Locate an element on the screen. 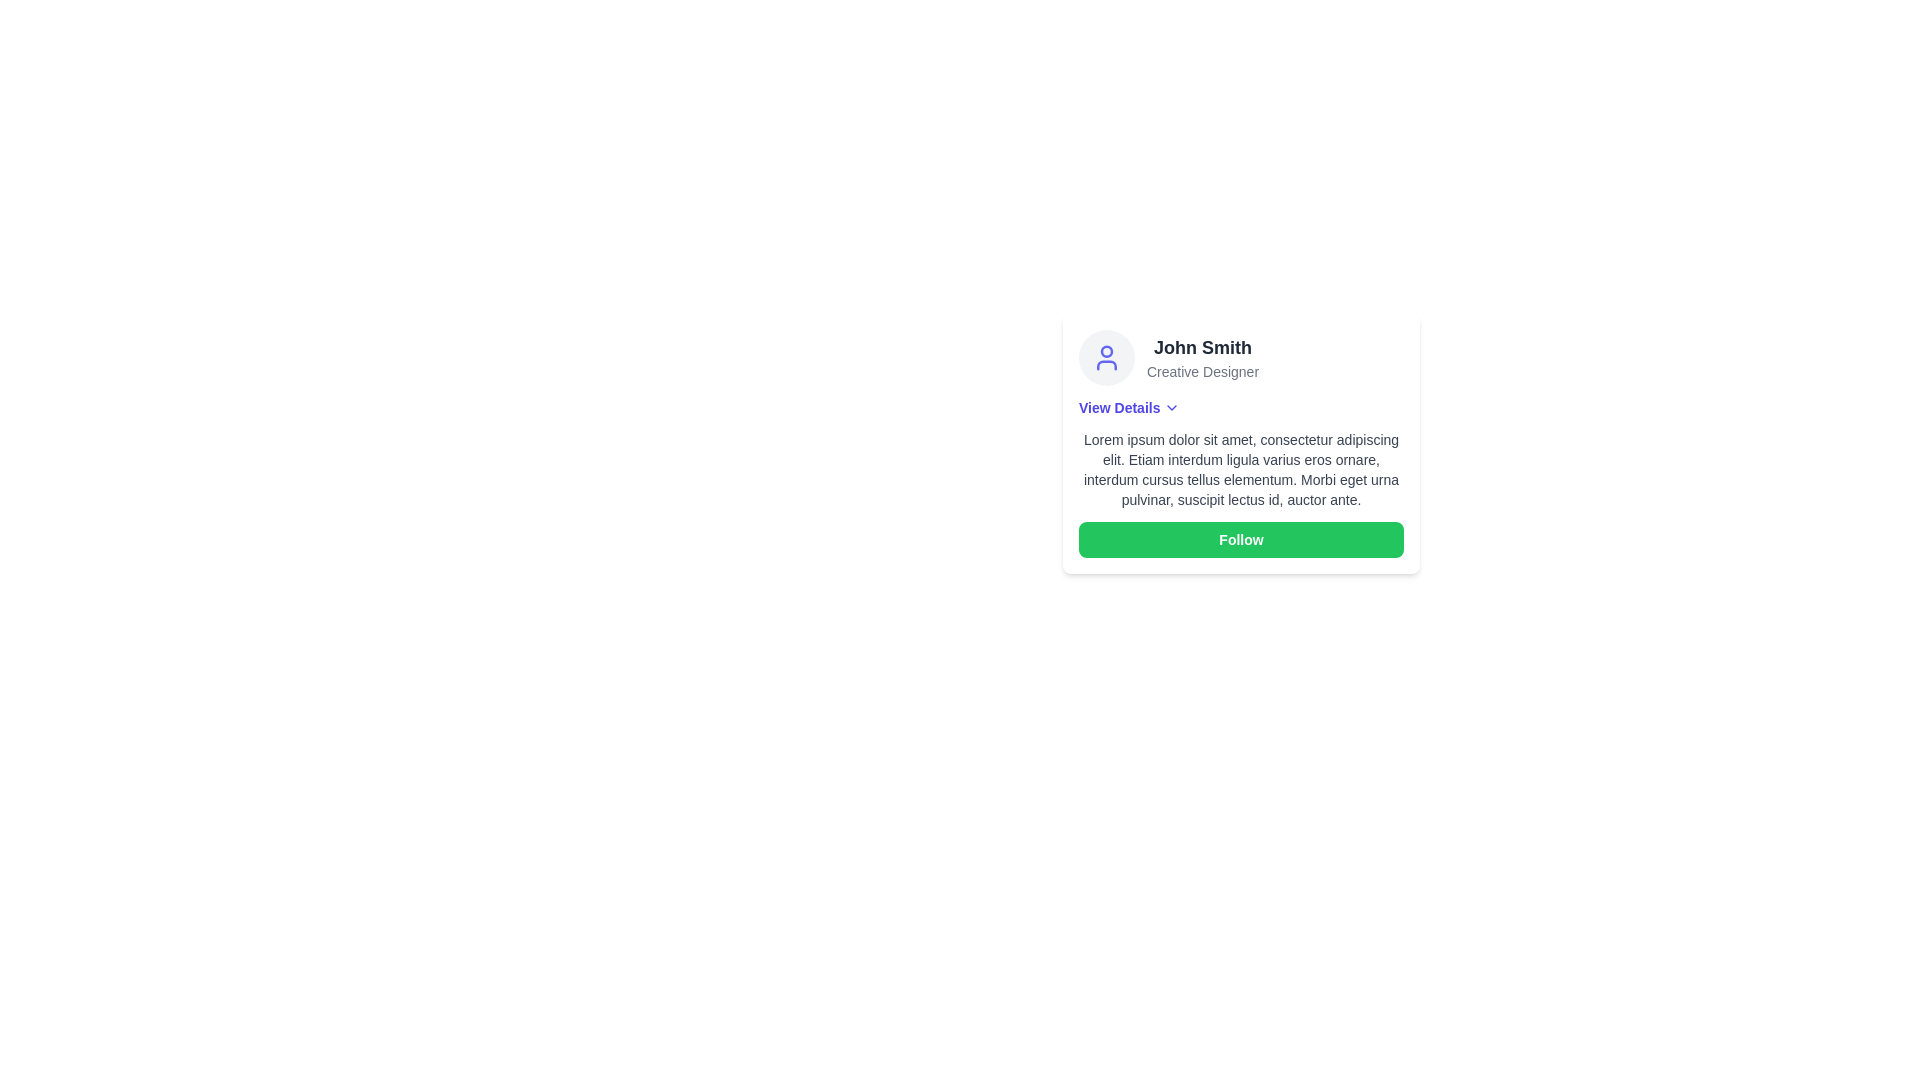 The height and width of the screenshot is (1080, 1920). the SVG User Icon with a dark blue stroke on a transparent background for a detailed profile view is located at coordinates (1106, 357).